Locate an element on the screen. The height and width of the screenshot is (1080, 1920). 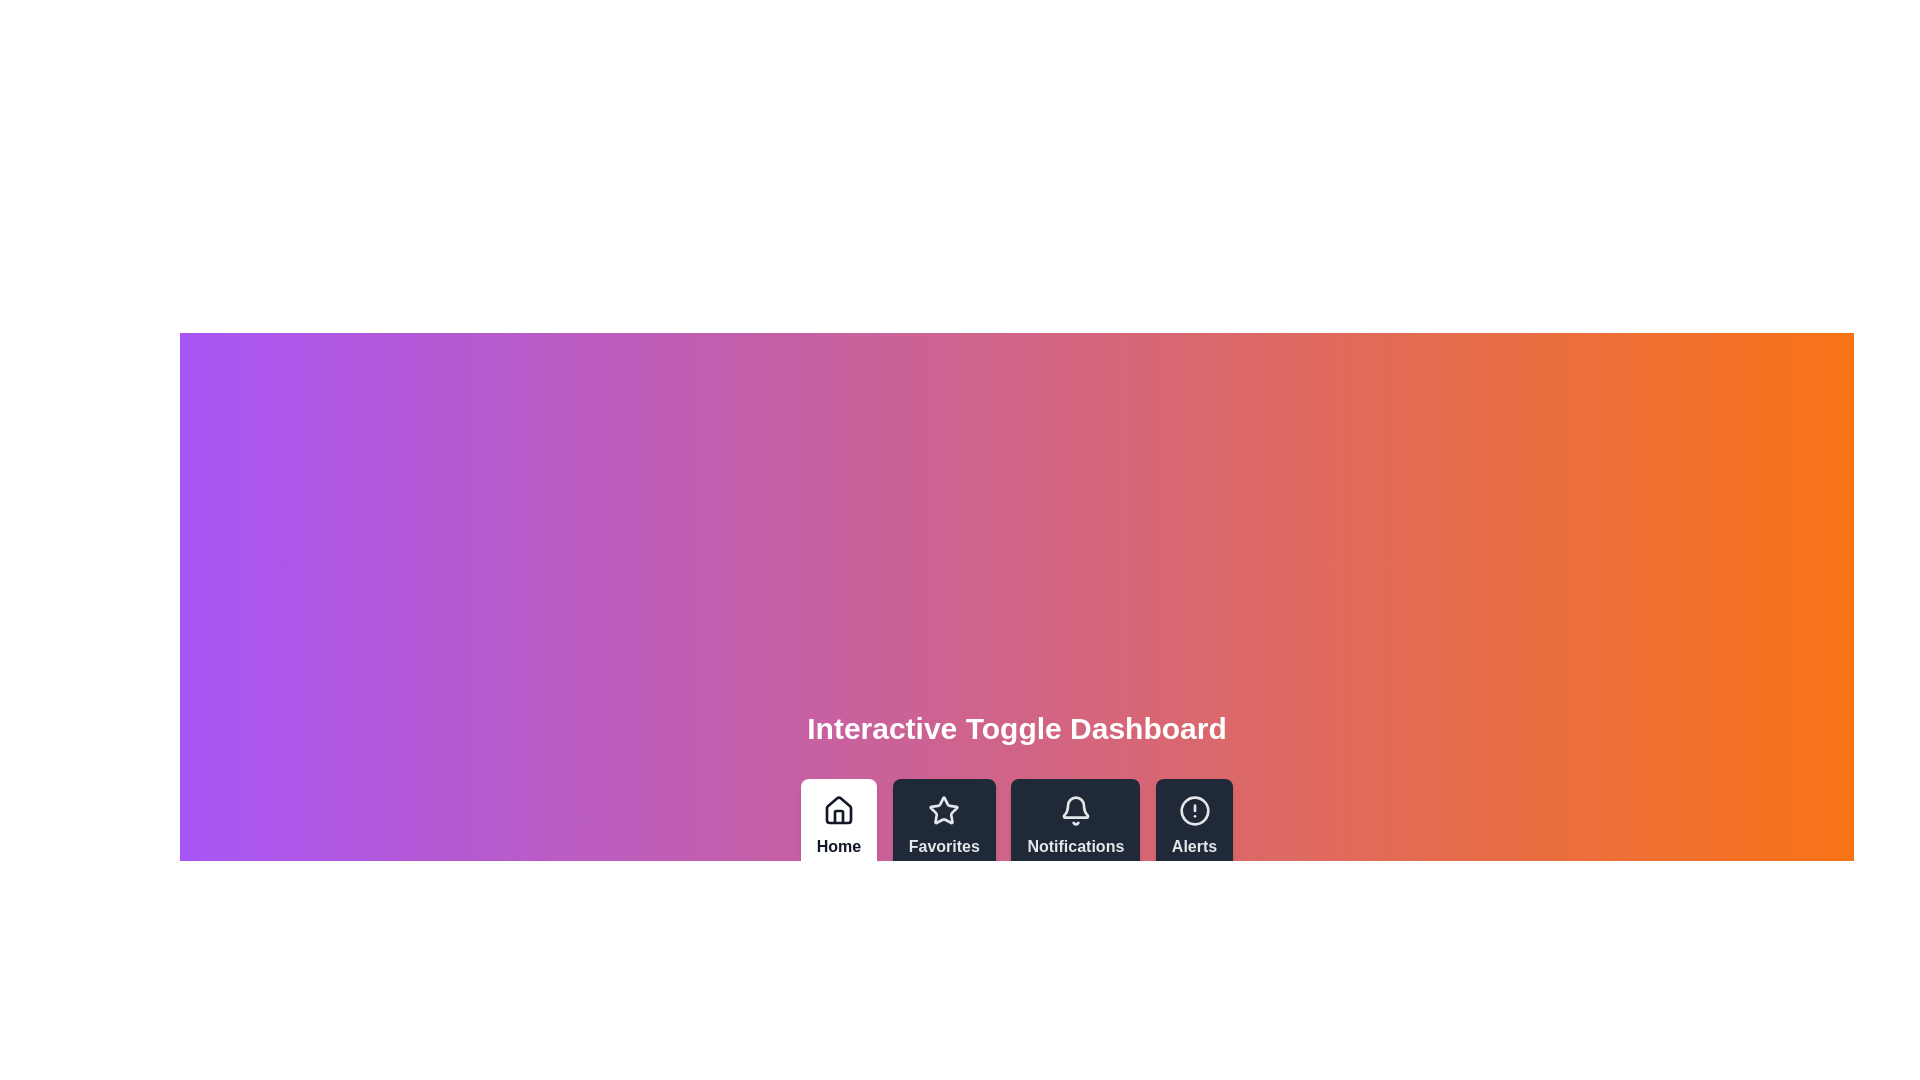
the Alerts tab by clicking on its corresponding button is located at coordinates (1194, 826).